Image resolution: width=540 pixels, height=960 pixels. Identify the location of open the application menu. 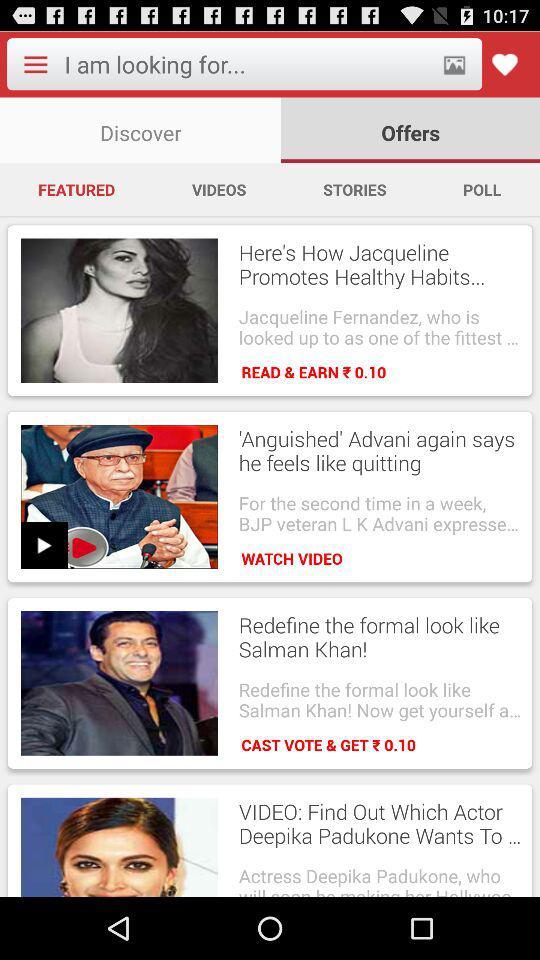
(35, 64).